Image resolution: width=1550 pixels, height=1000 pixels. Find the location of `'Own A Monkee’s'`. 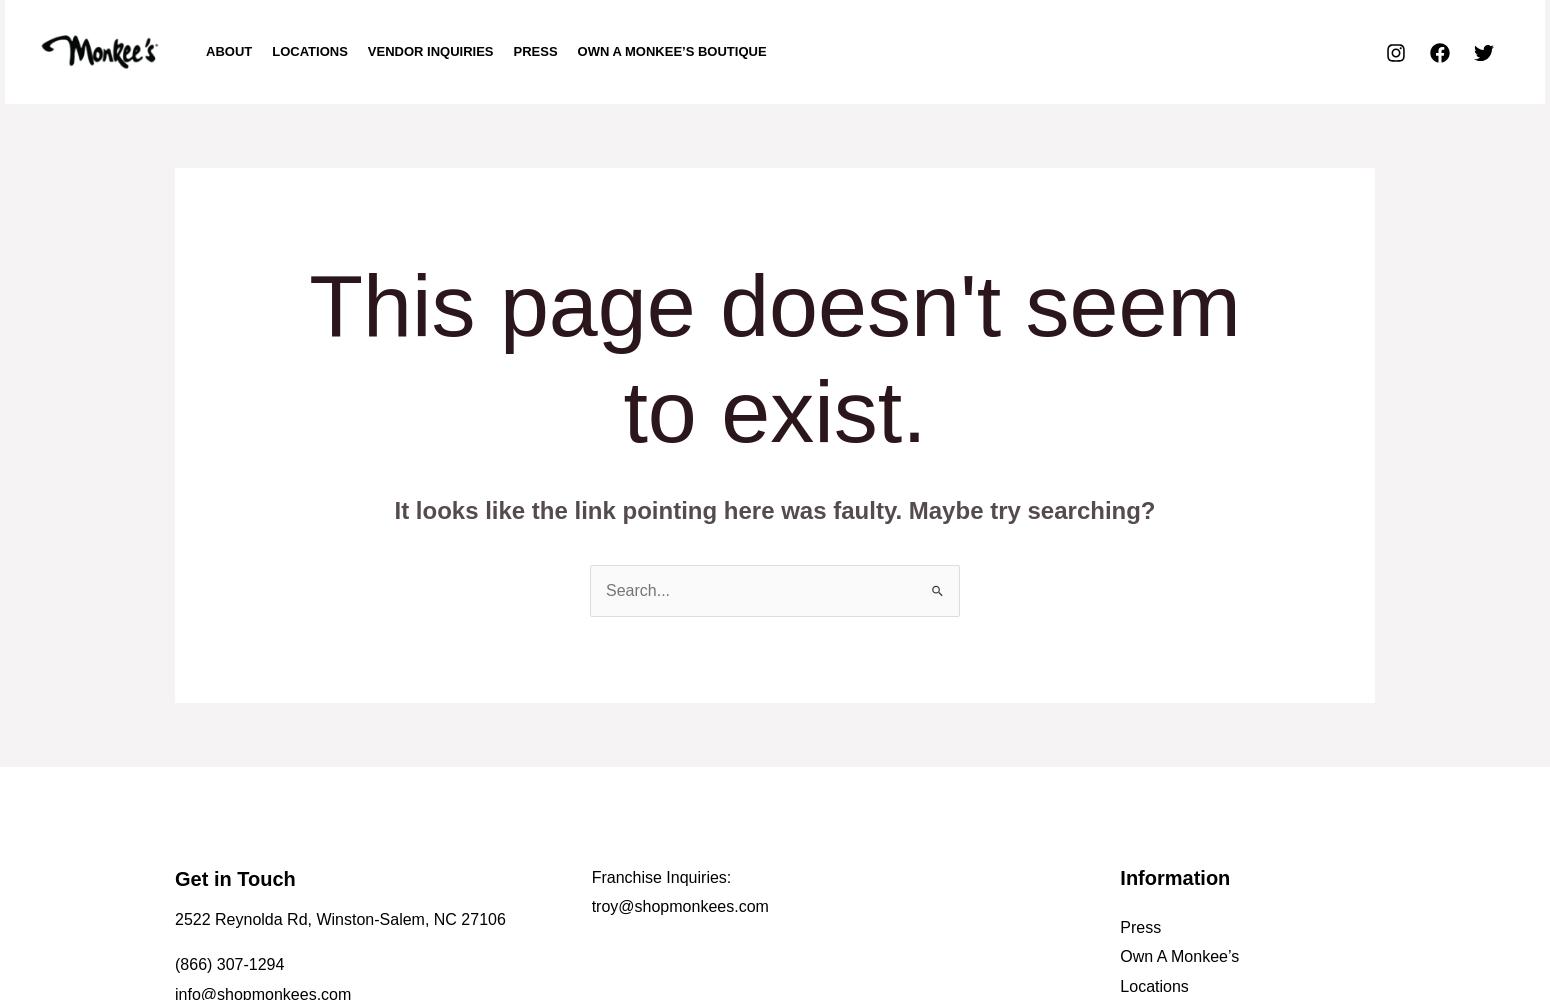

'Own A Monkee’s' is located at coordinates (1119, 955).